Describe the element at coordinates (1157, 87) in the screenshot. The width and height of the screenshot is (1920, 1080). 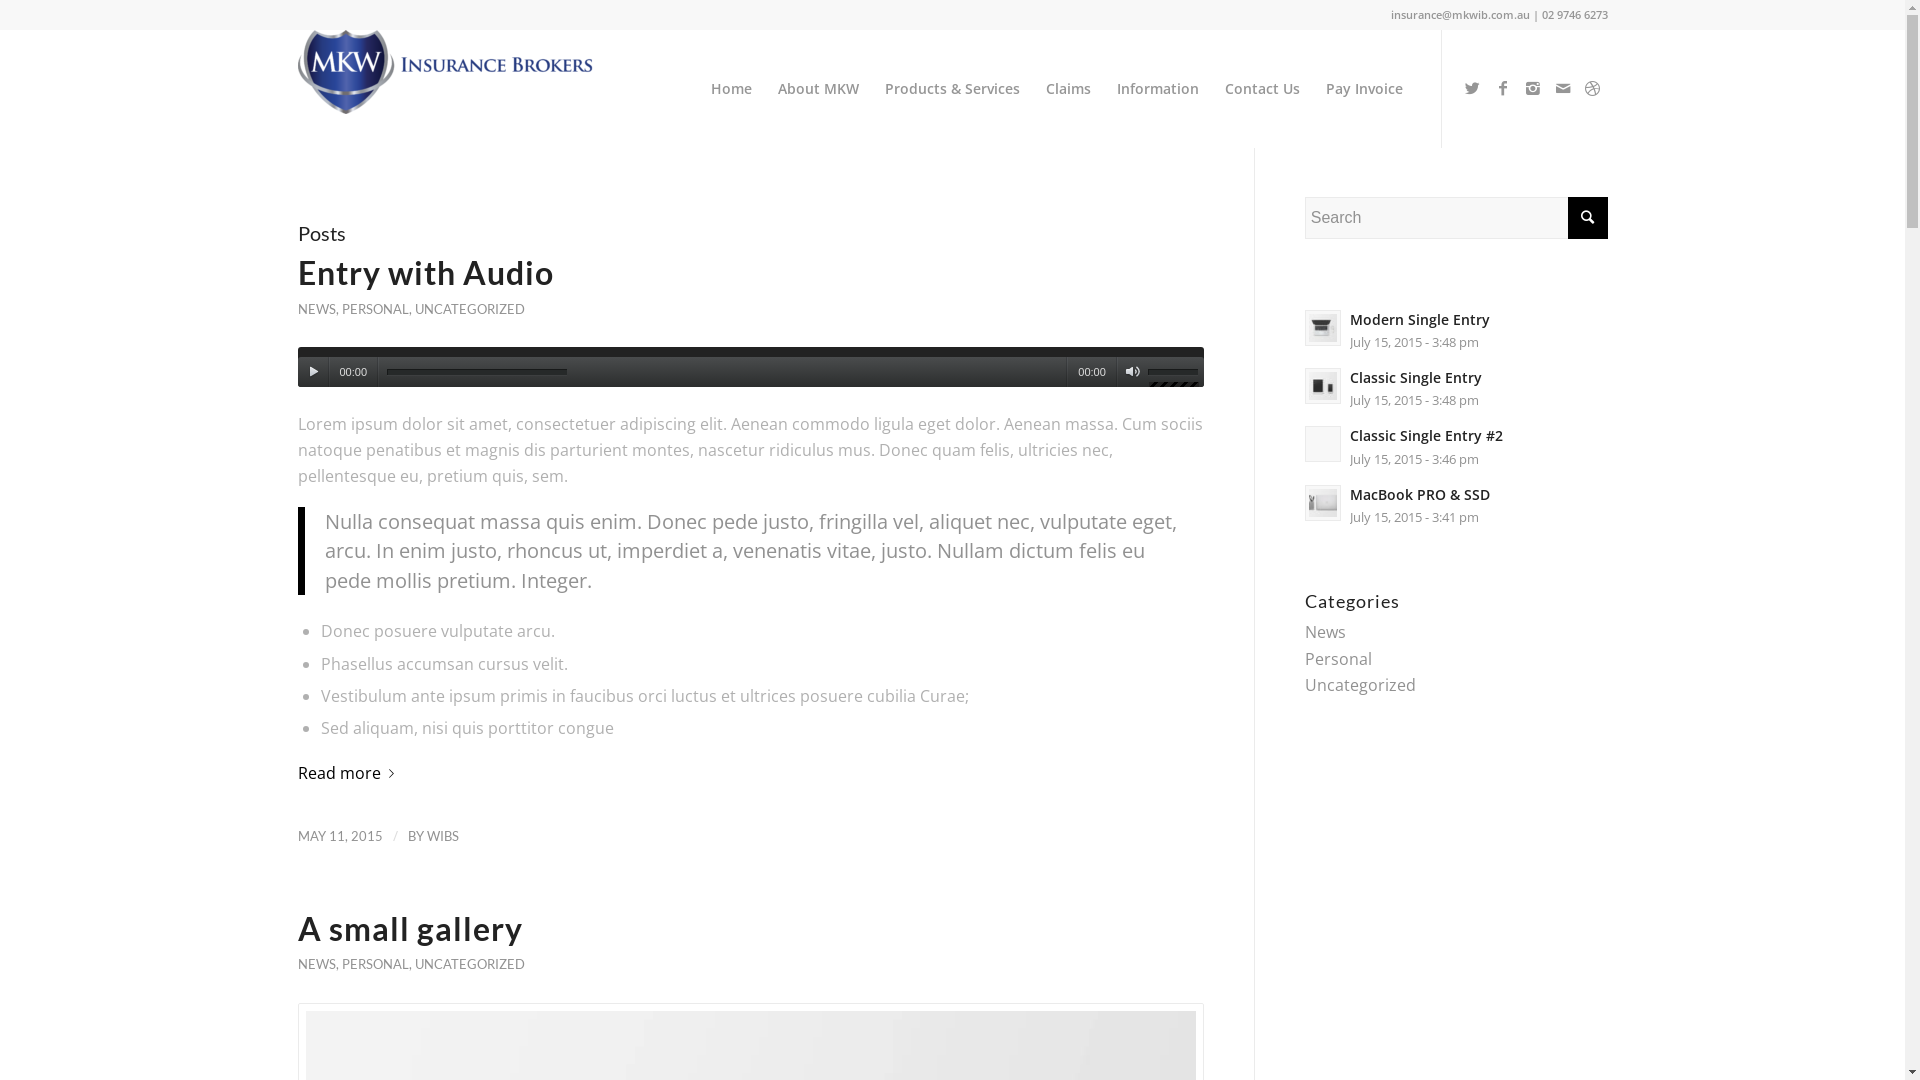
I see `'Information'` at that location.